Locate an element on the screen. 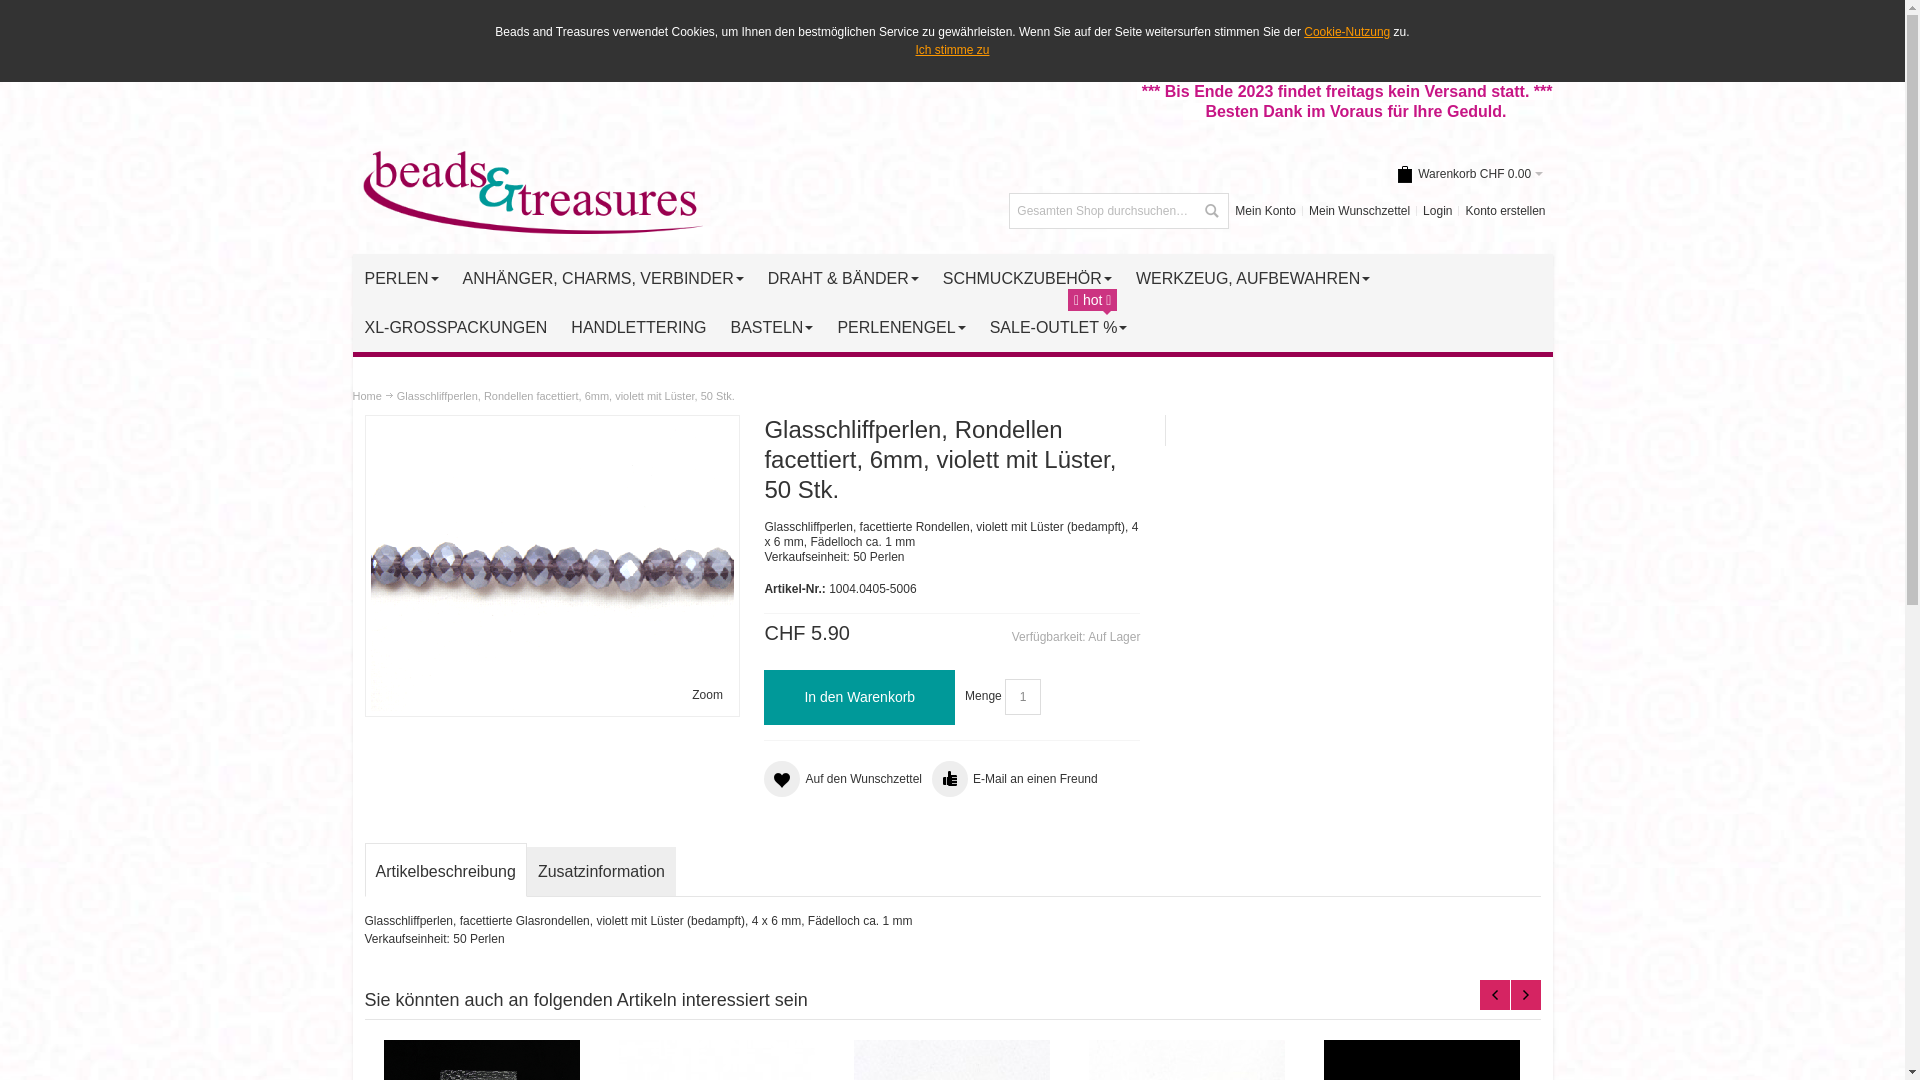 The width and height of the screenshot is (1920, 1080). 'Login' is located at coordinates (1436, 211).